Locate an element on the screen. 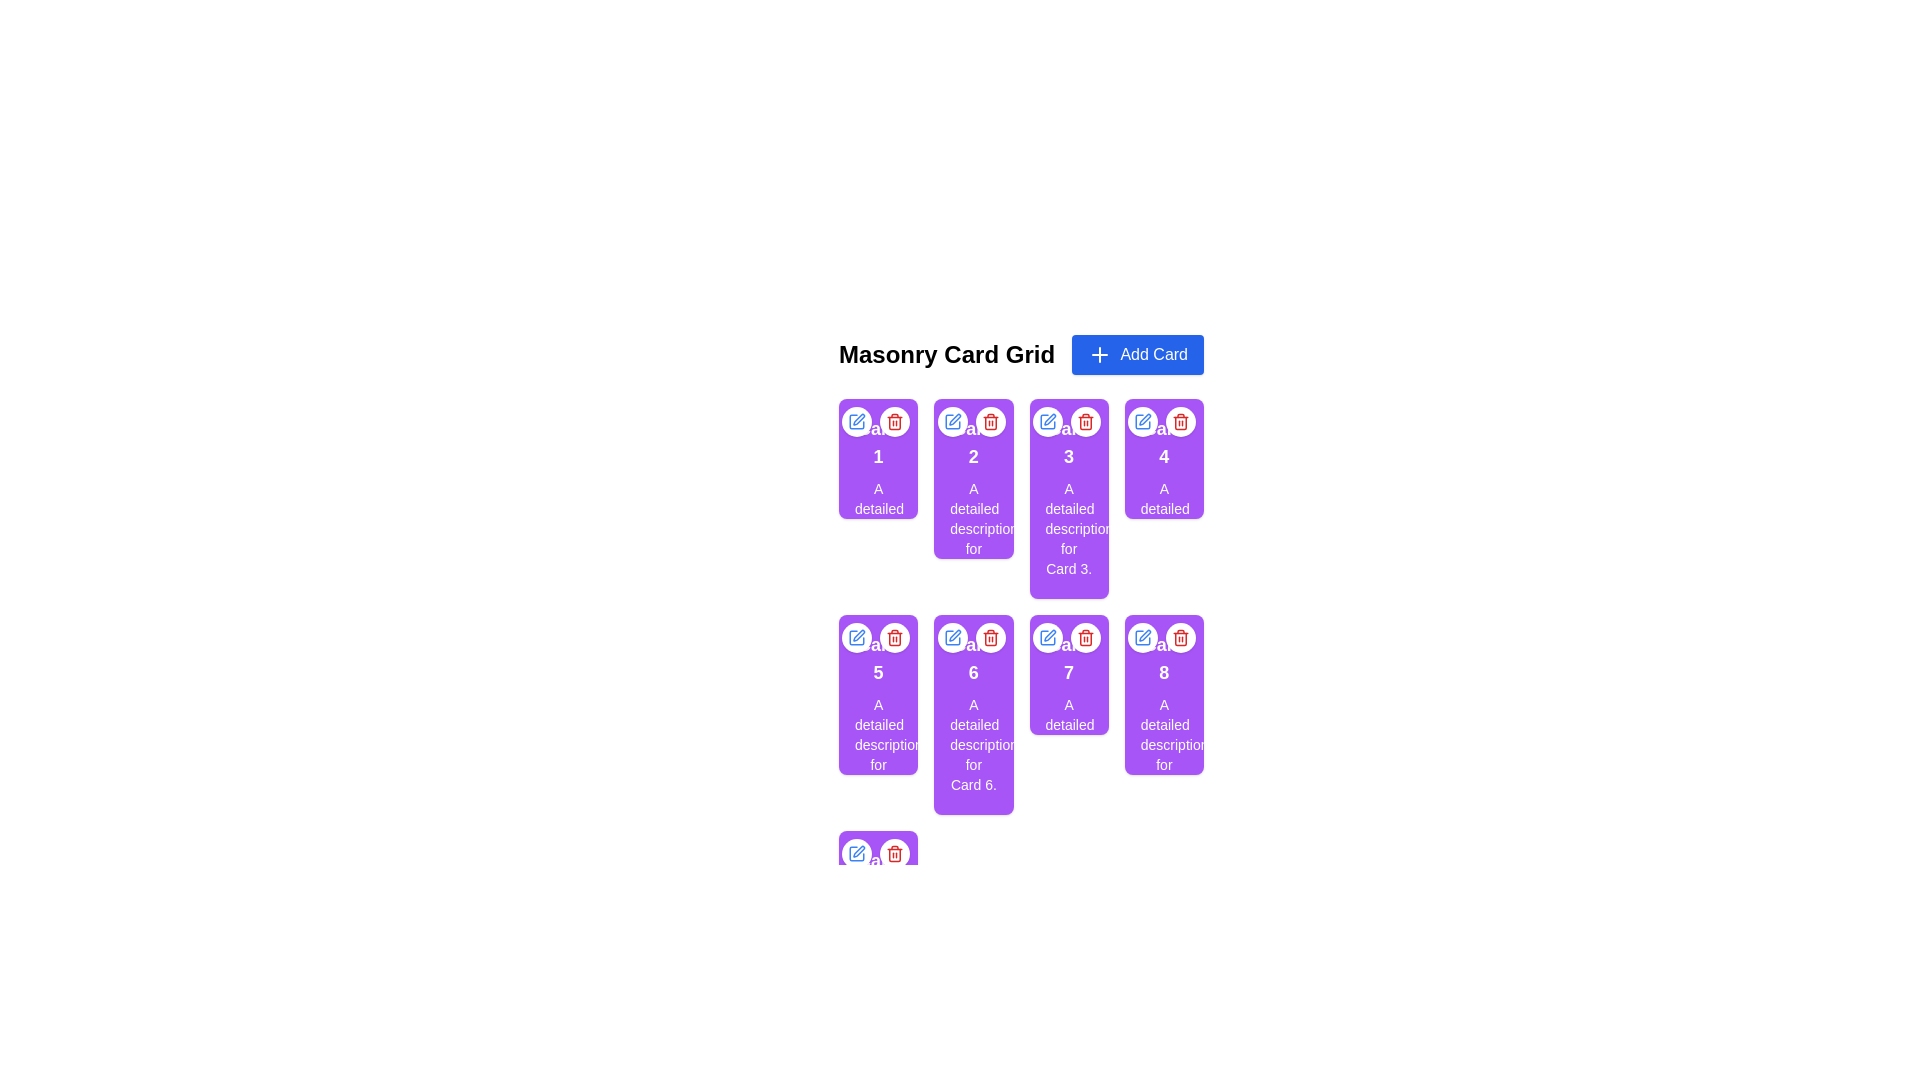 Image resolution: width=1920 pixels, height=1080 pixels. the edit icon located inside a white circular button above the last card in the masonry card grid is located at coordinates (857, 853).